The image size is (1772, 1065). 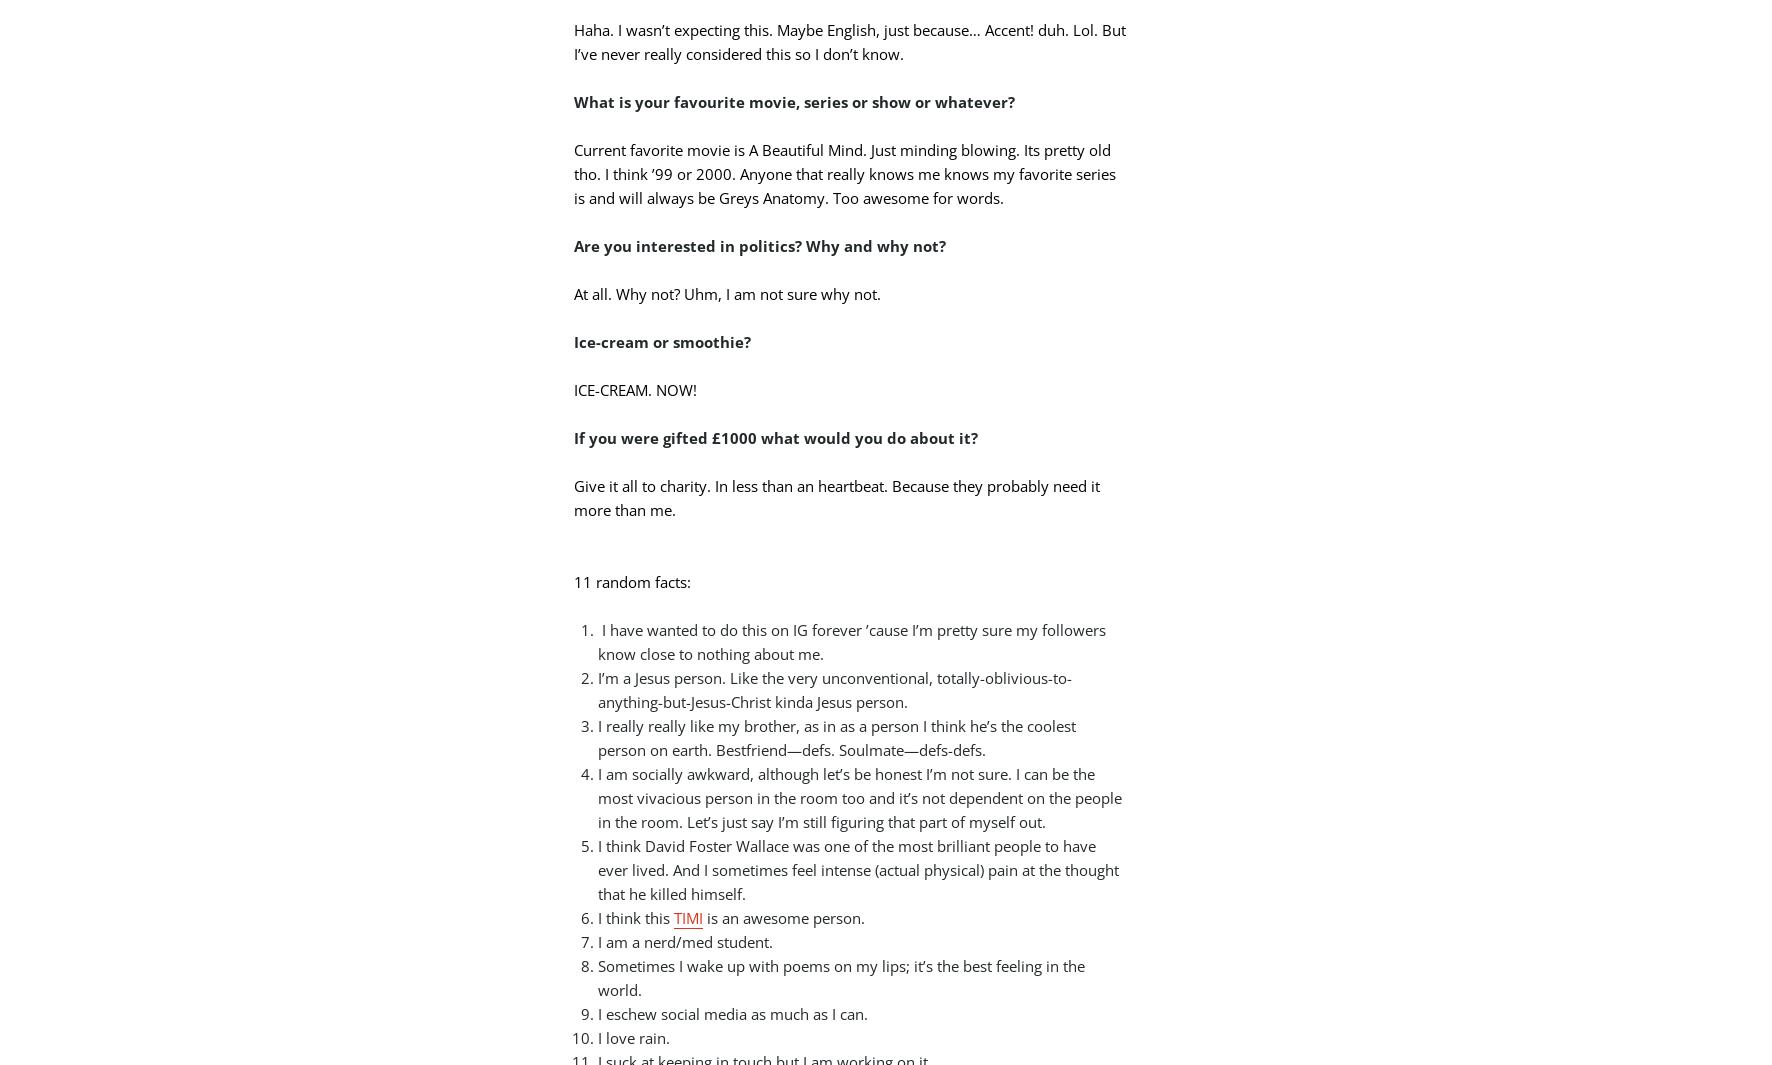 What do you see at coordinates (687, 916) in the screenshot?
I see `'TIMI'` at bounding box center [687, 916].